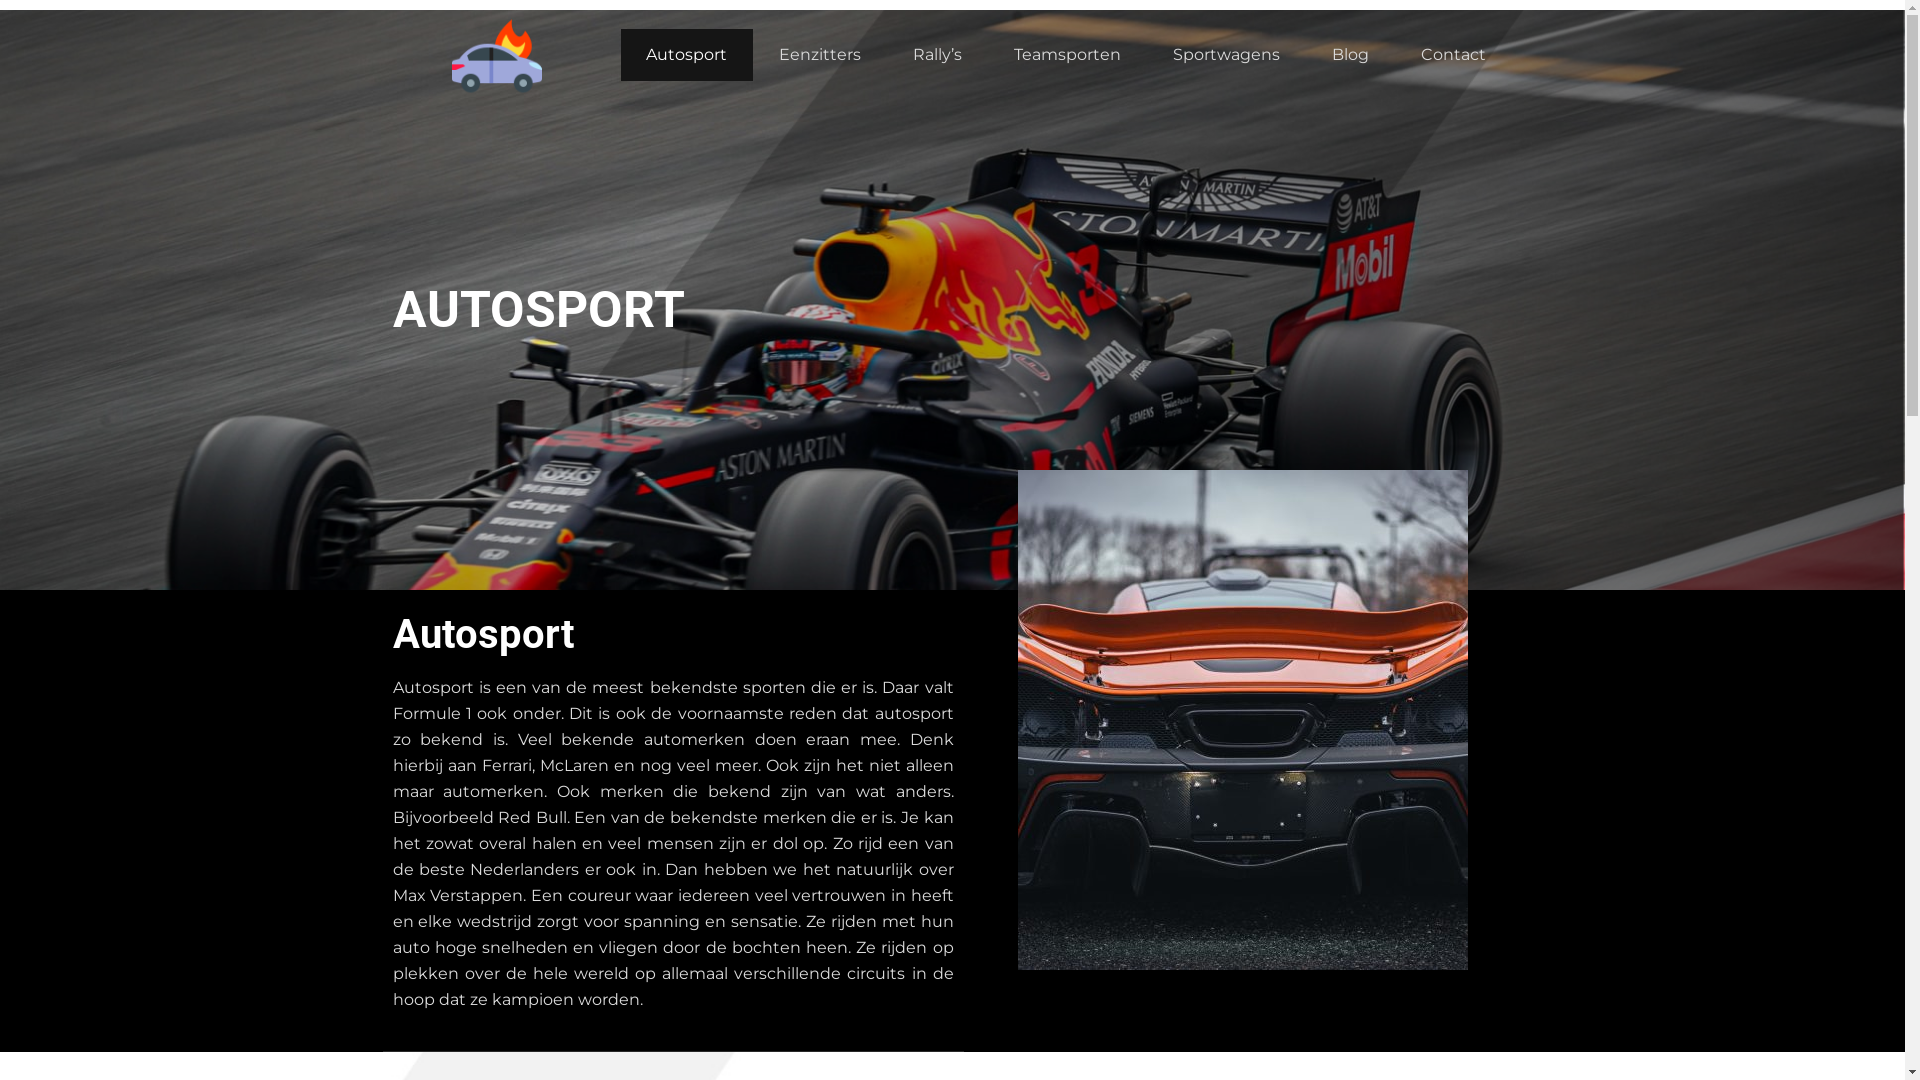 This screenshot has height=1080, width=1920. What do you see at coordinates (988, 53) in the screenshot?
I see `'Teamsporten'` at bounding box center [988, 53].